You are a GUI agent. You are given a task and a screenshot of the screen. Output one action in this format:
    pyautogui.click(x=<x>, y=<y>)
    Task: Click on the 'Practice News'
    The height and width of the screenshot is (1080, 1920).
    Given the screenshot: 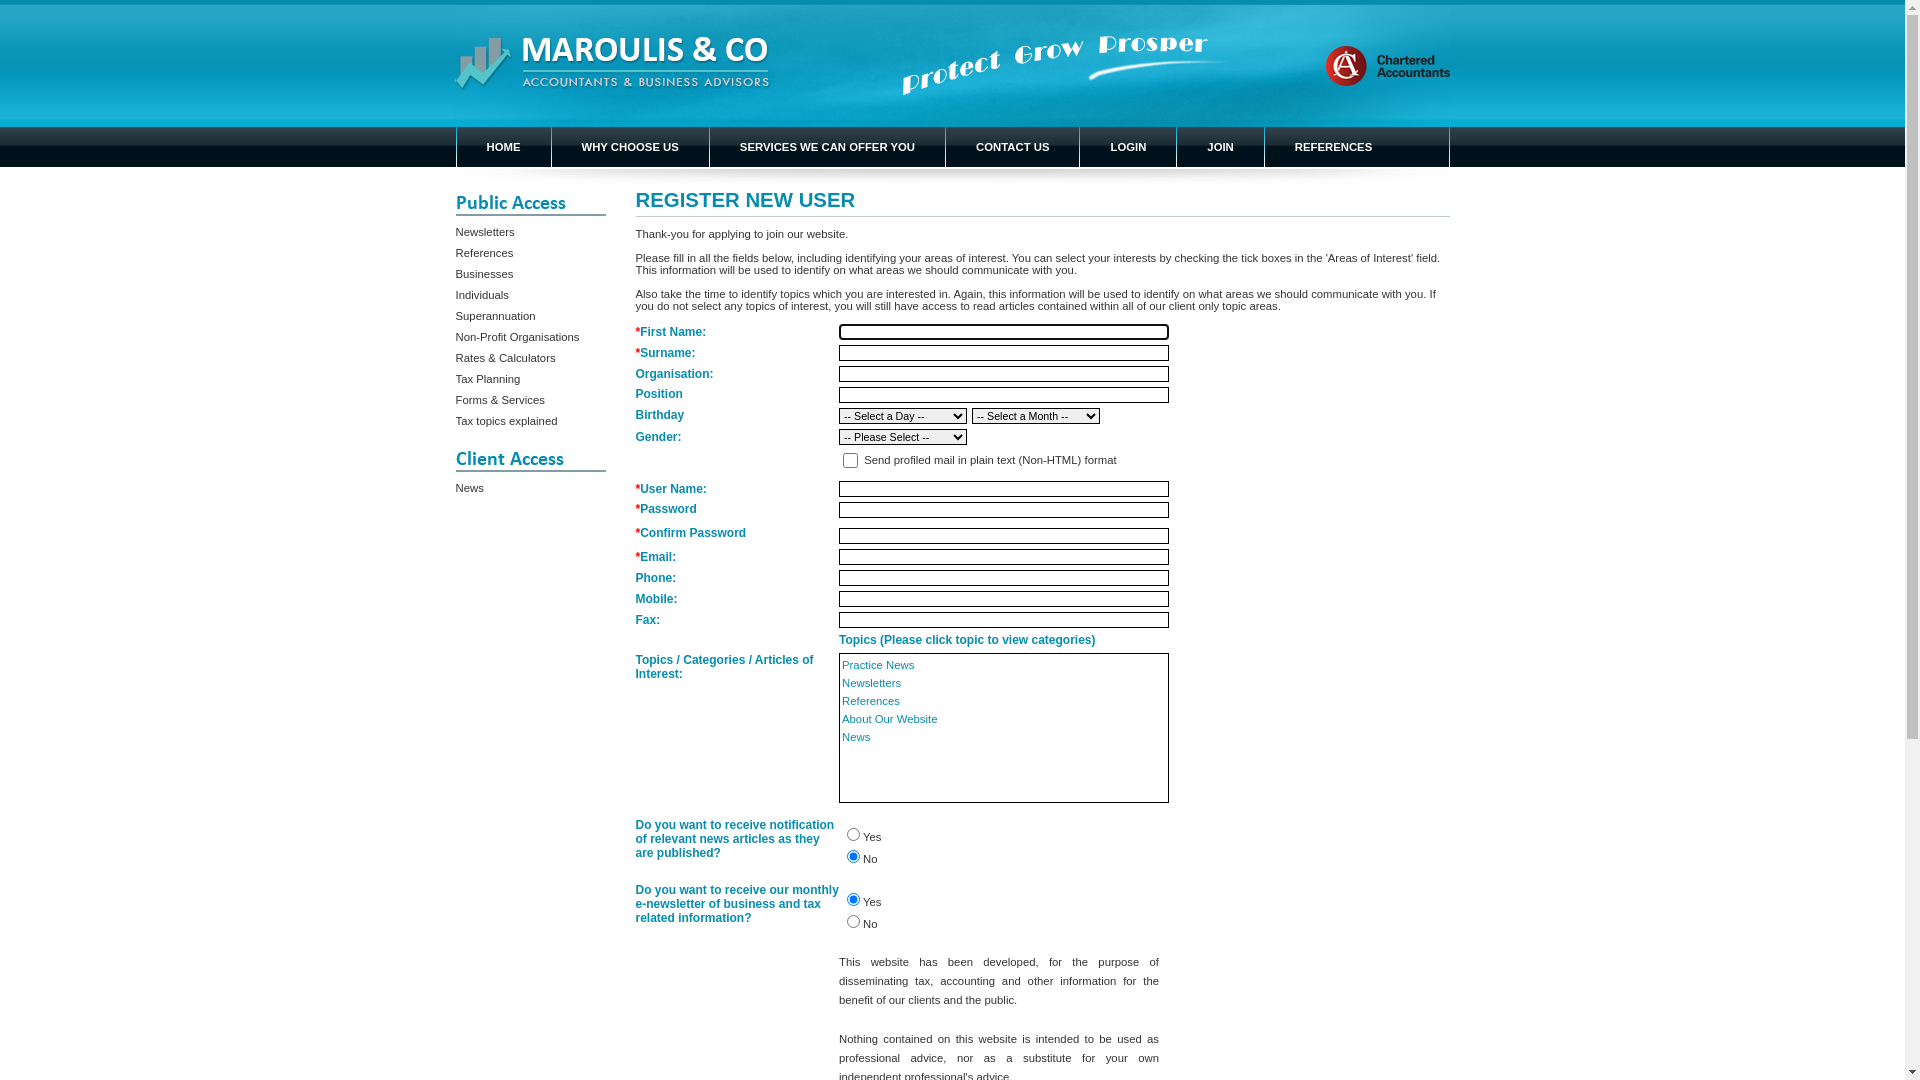 What is the action you would take?
    pyautogui.click(x=841, y=664)
    